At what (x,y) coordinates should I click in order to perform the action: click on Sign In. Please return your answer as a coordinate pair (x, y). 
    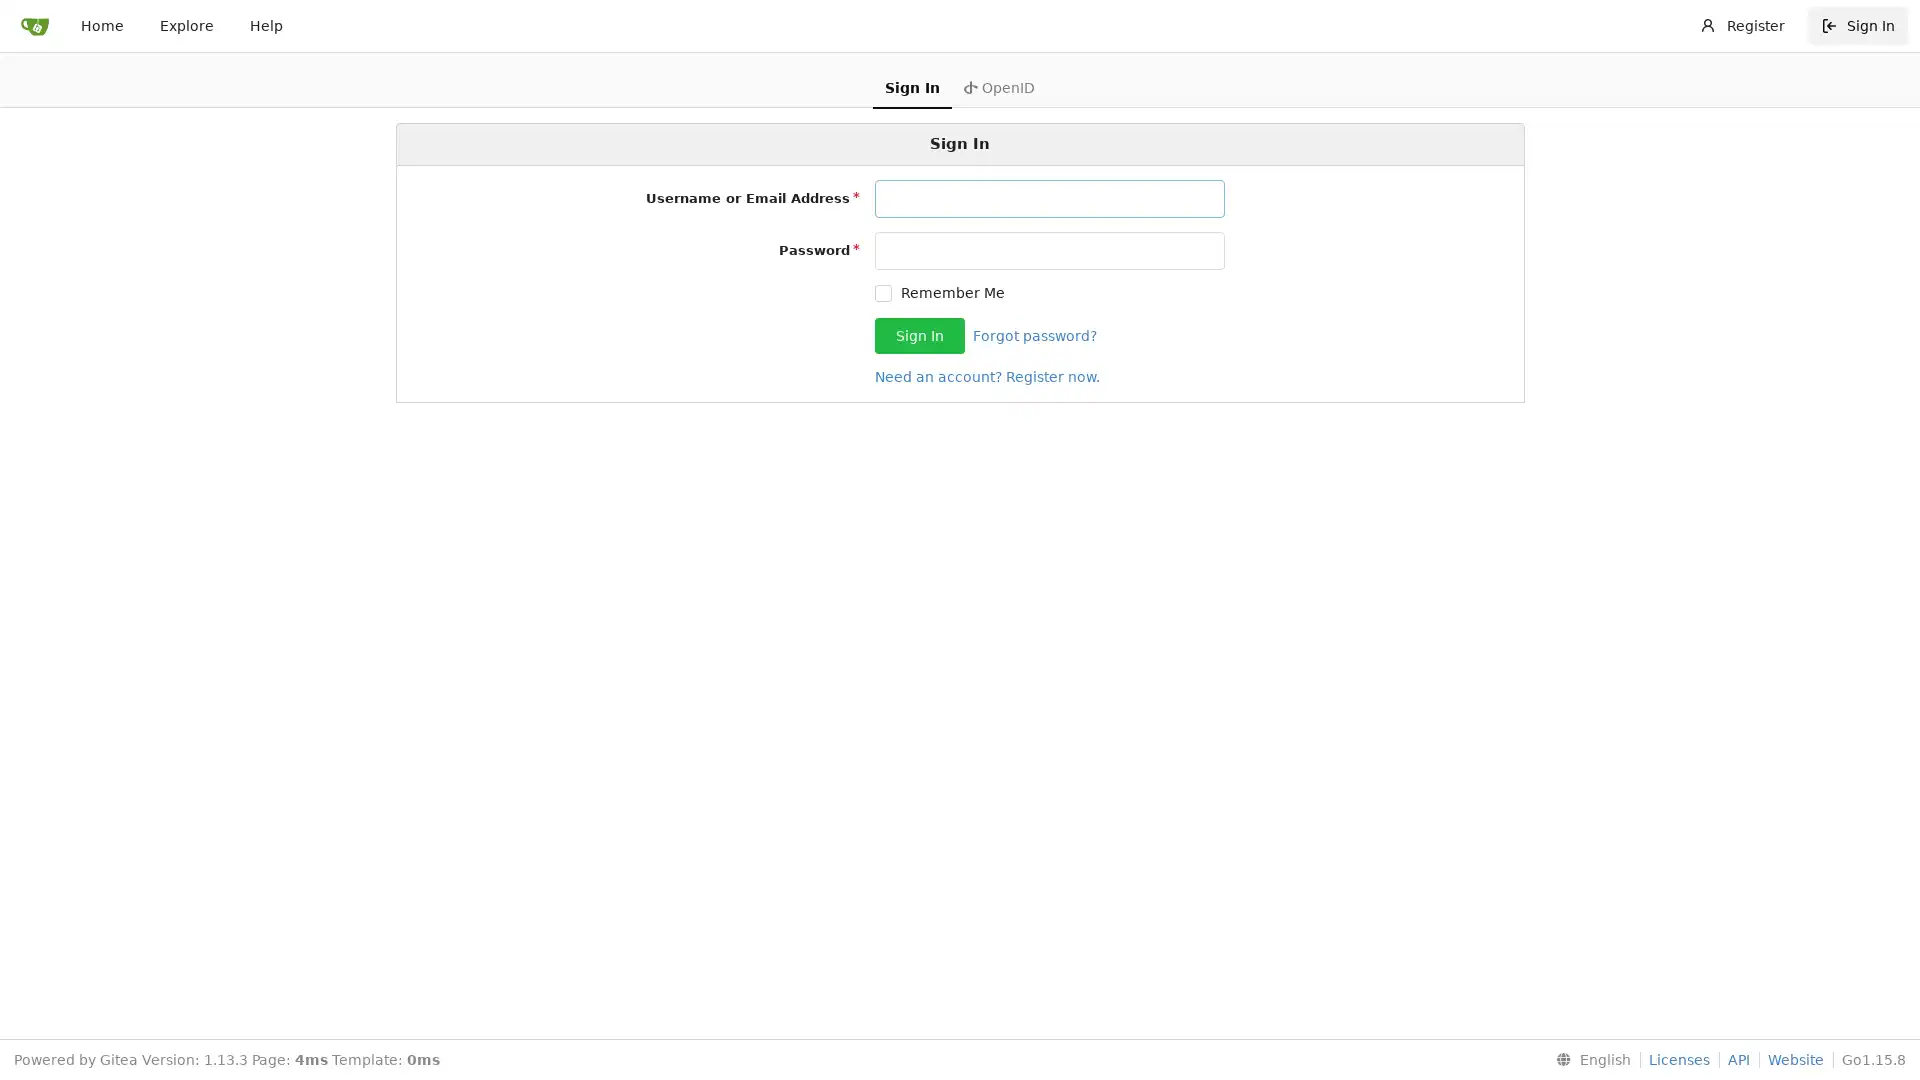
    Looking at the image, I should click on (919, 334).